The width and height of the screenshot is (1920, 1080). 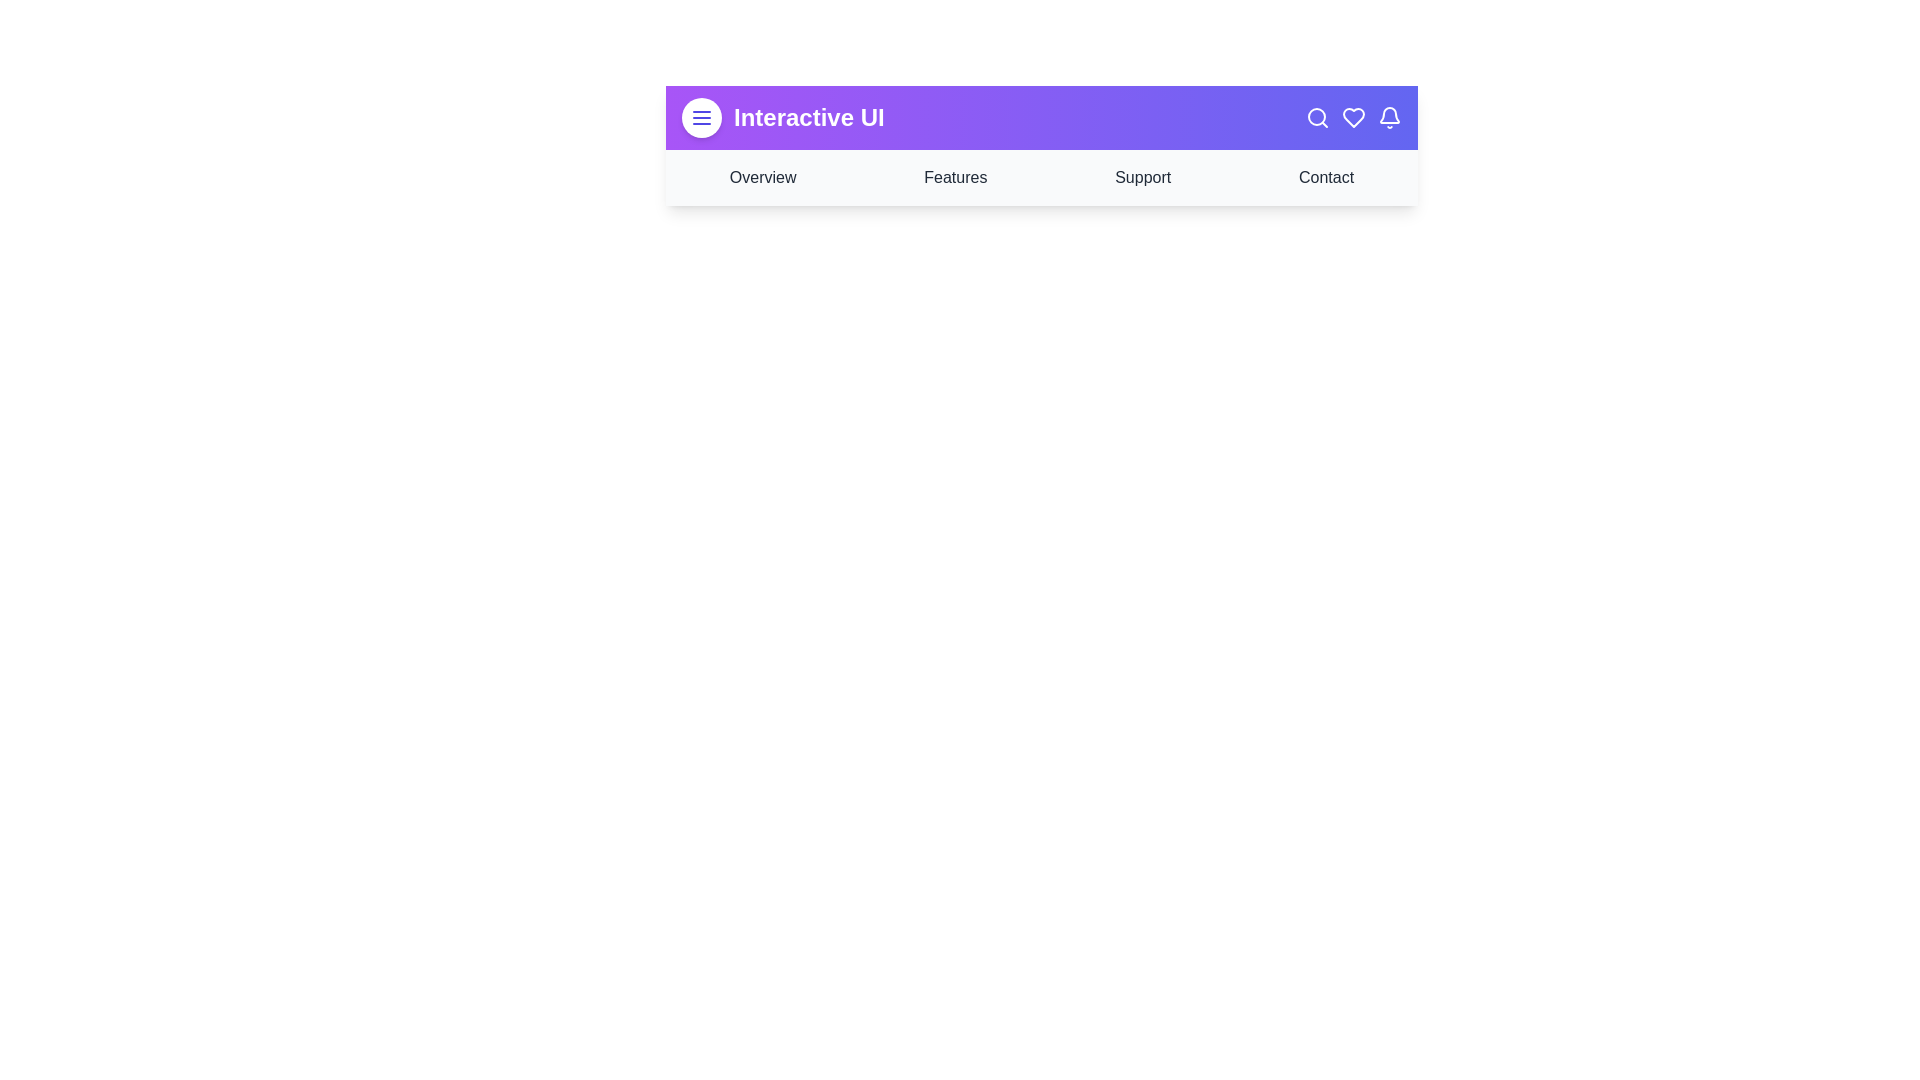 What do you see at coordinates (1326, 176) in the screenshot?
I see `the navigation bar item labeled 'Contact'` at bounding box center [1326, 176].